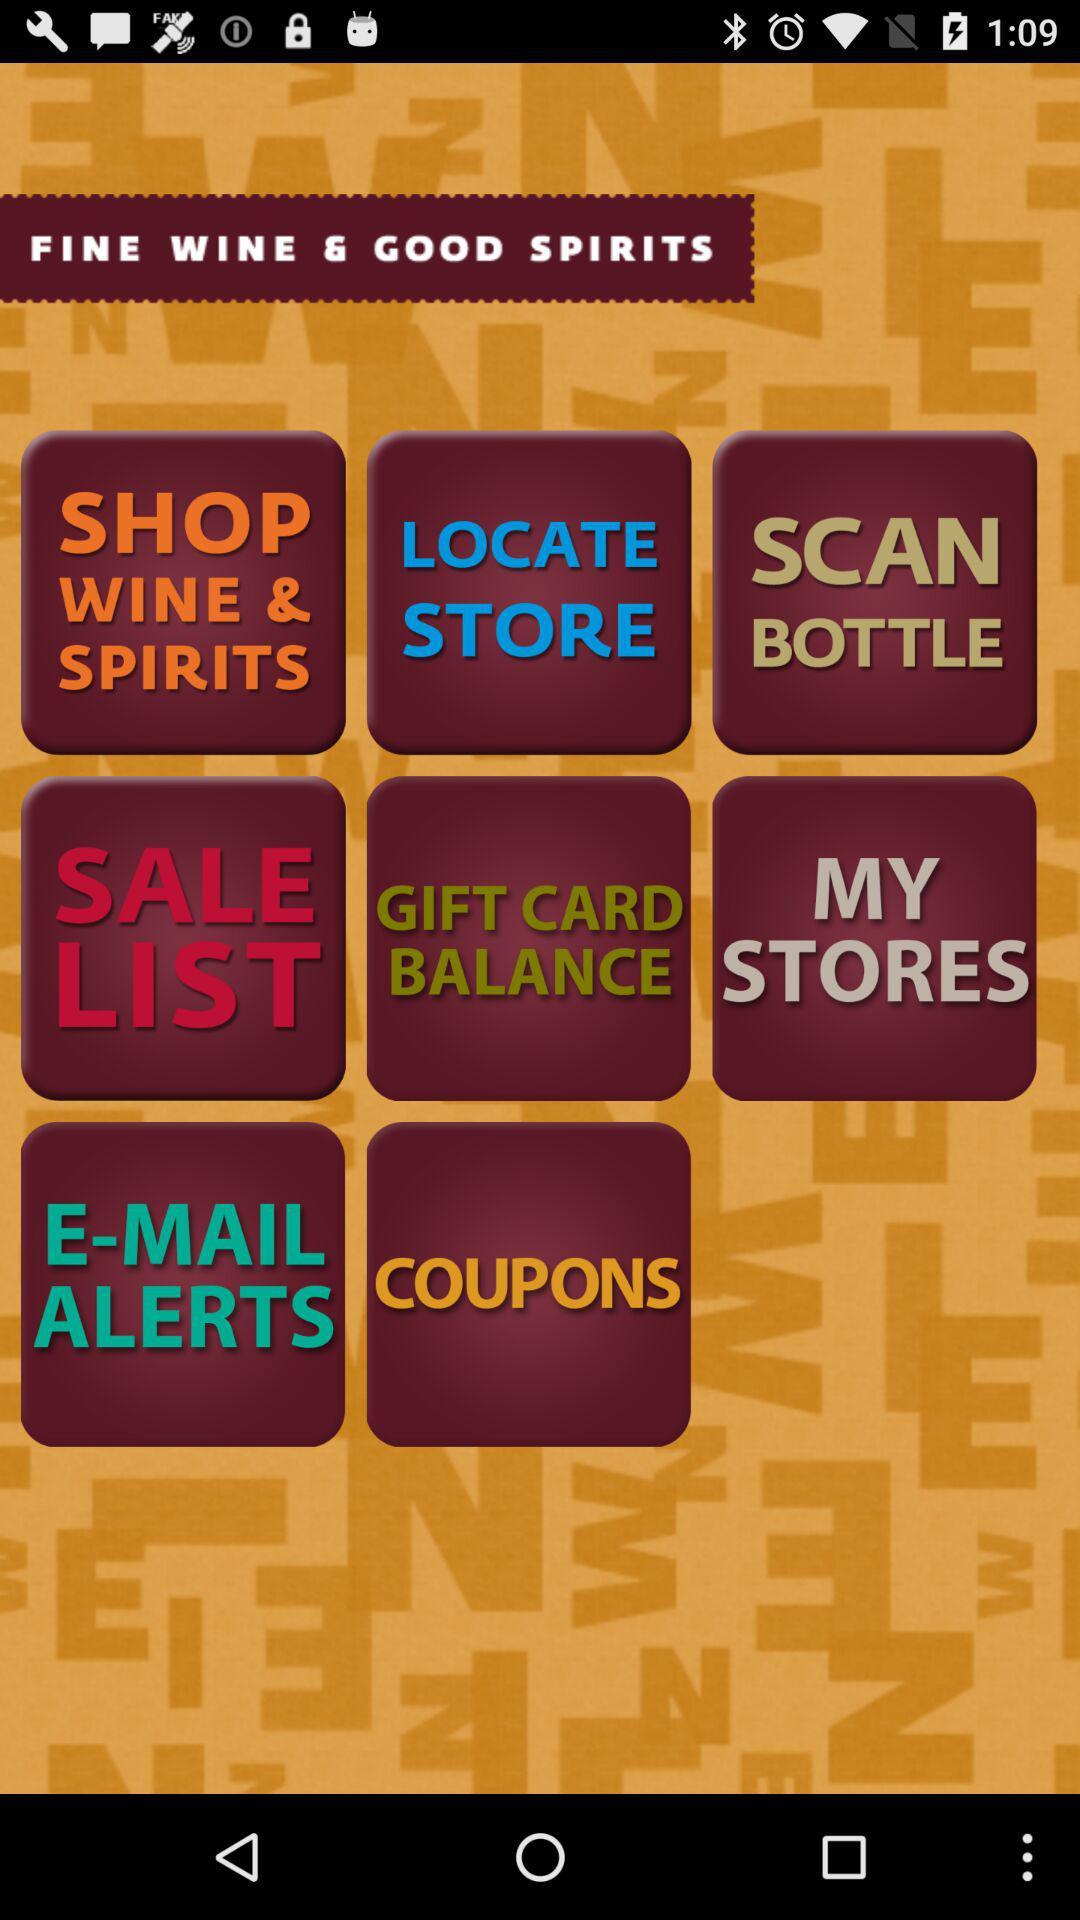  What do you see at coordinates (183, 1284) in the screenshot?
I see `enable e-mail alerts` at bounding box center [183, 1284].